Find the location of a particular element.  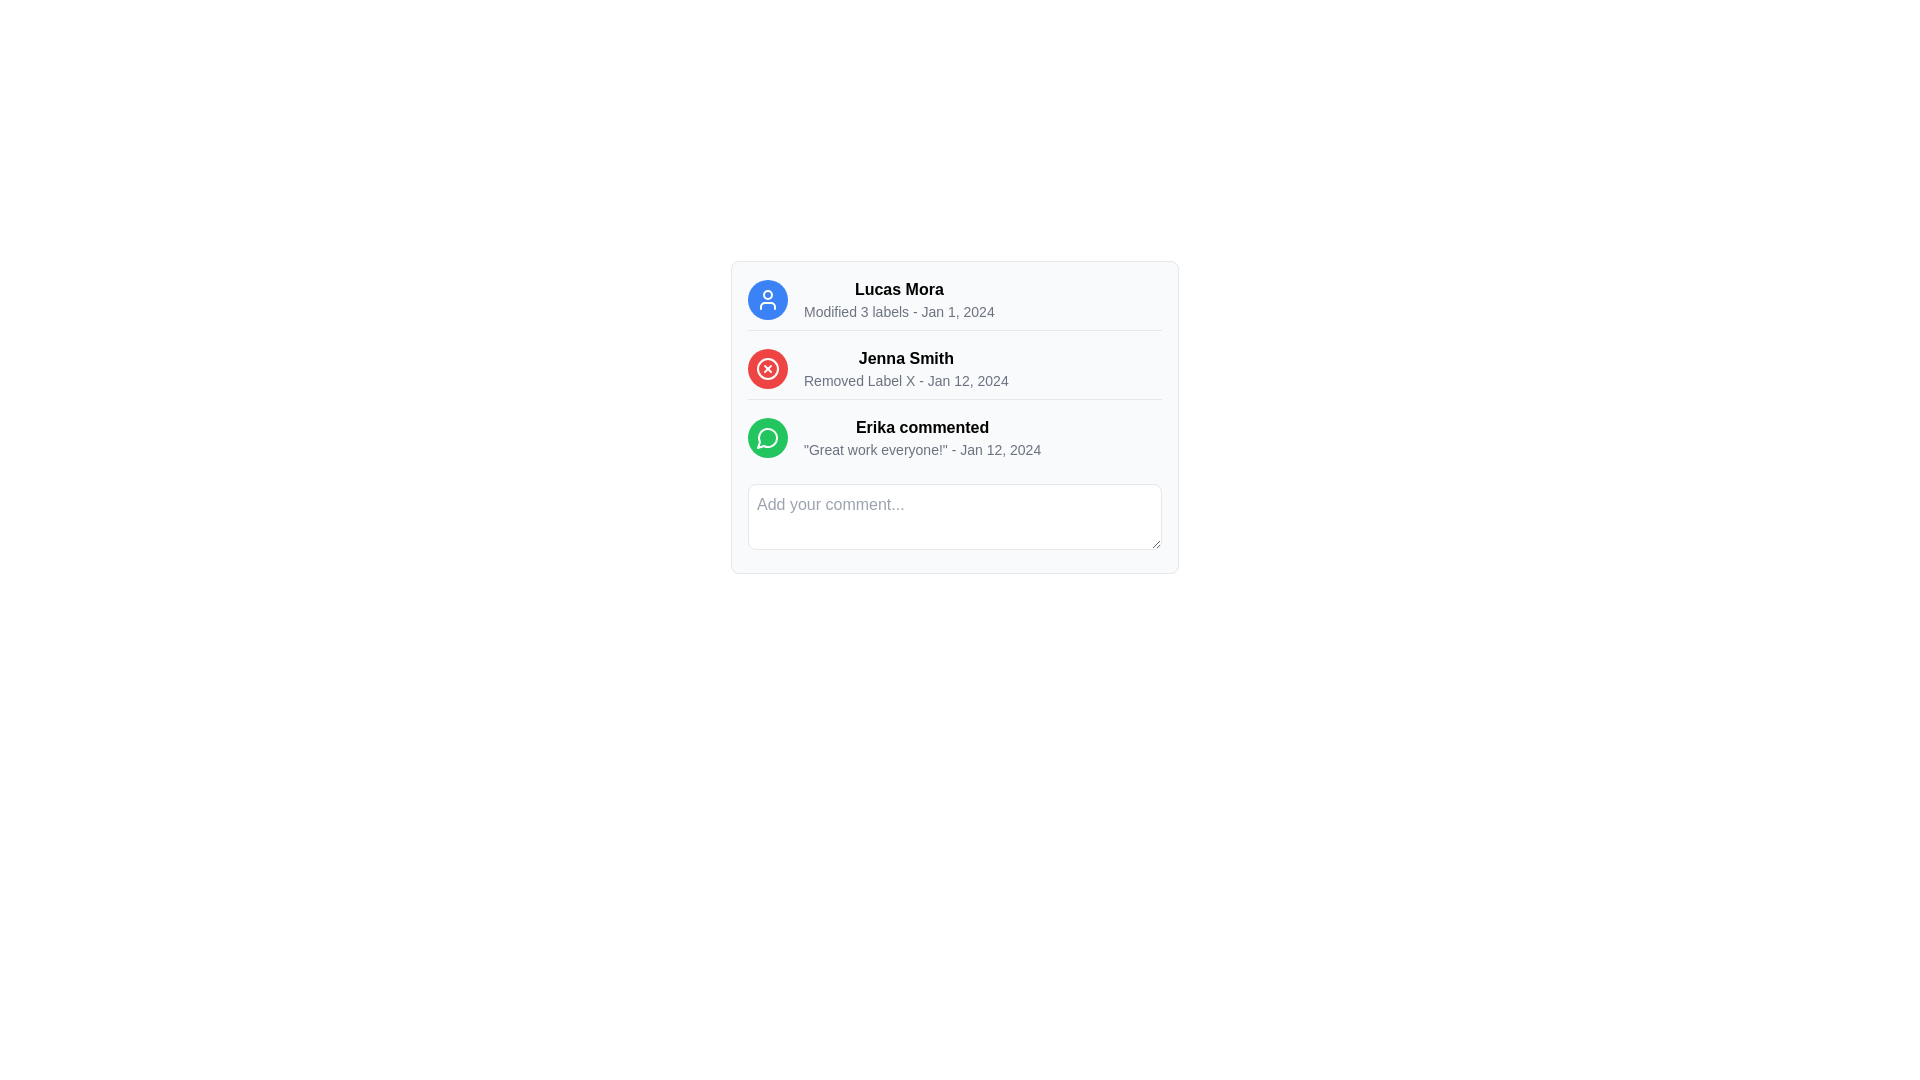

the solid circular icon element nested within a red circular boundary, located to the left of the text 'Jenna Smith' is located at coordinates (767, 369).